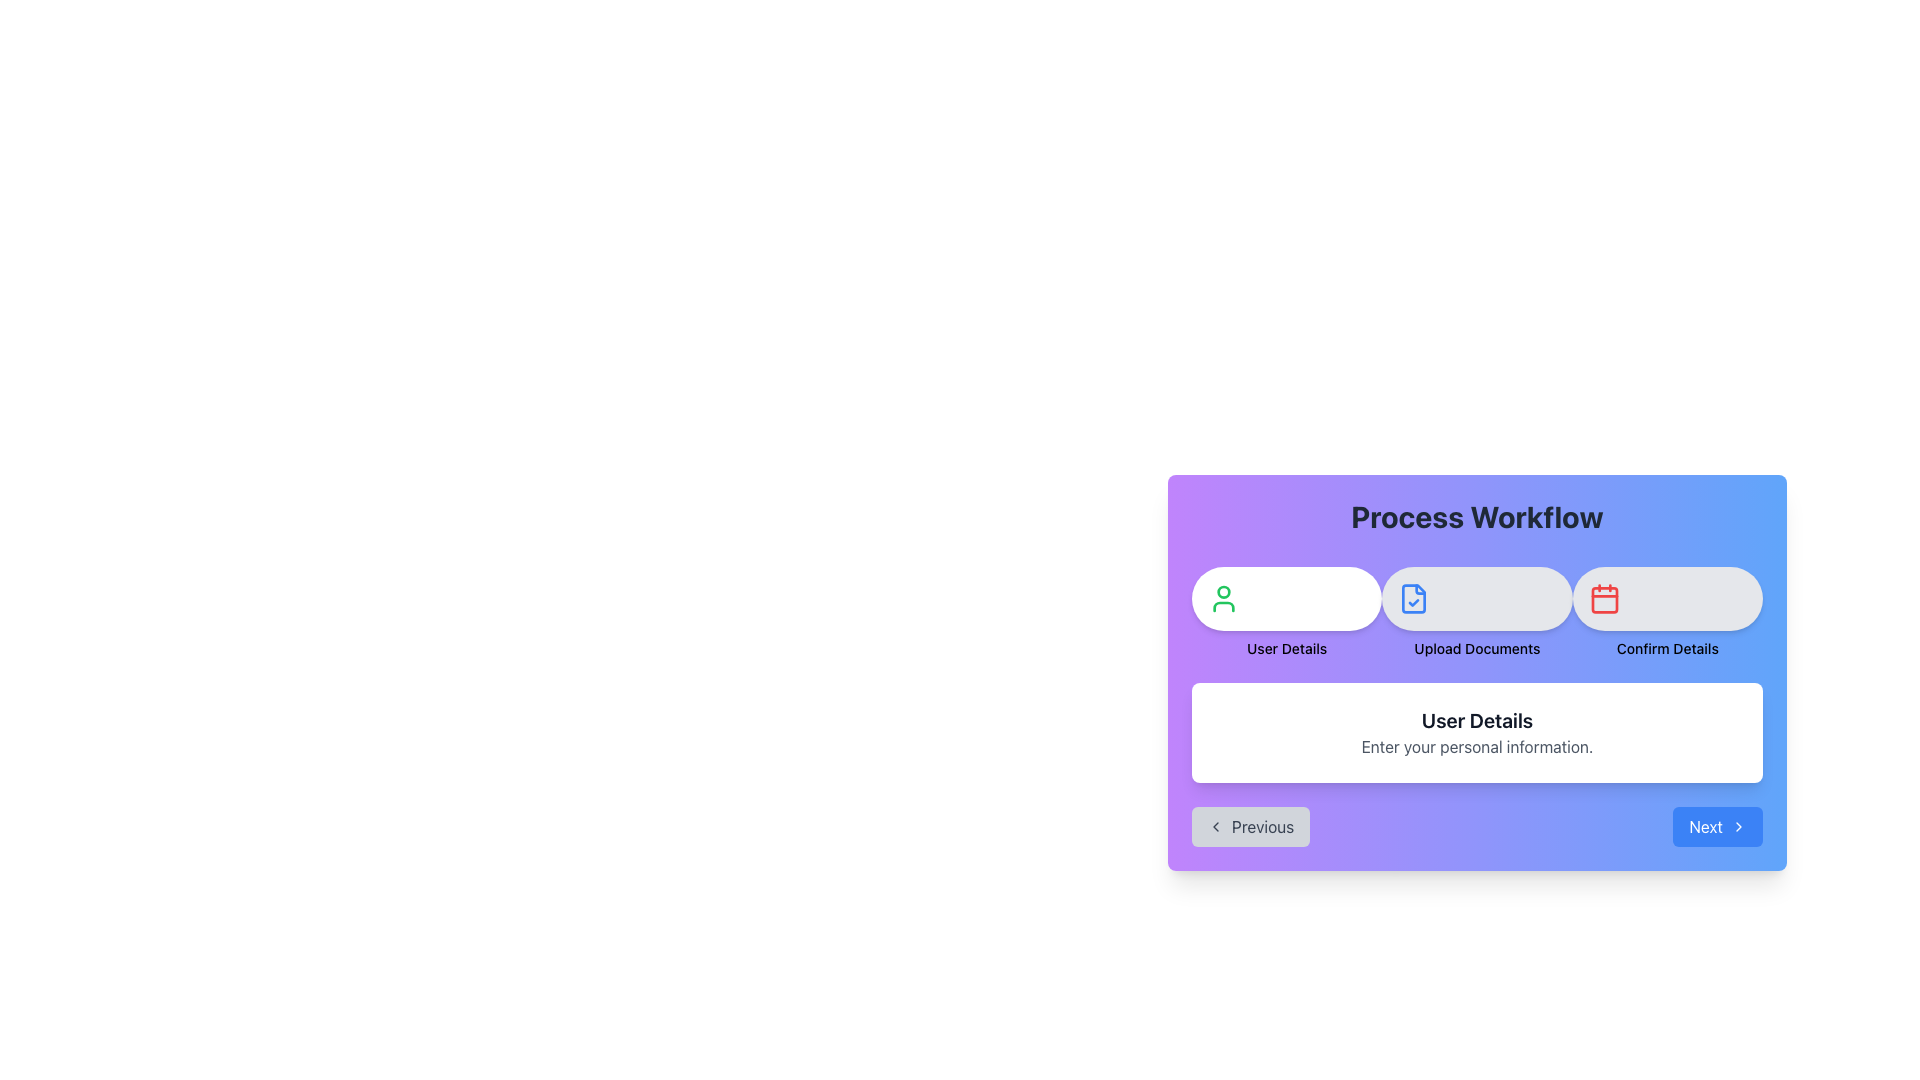 The width and height of the screenshot is (1920, 1080). What do you see at coordinates (1413, 597) in the screenshot?
I see `the blue document icon with a checkmark overlay, which is the second item in a horizontal sequence of step buttons` at bounding box center [1413, 597].